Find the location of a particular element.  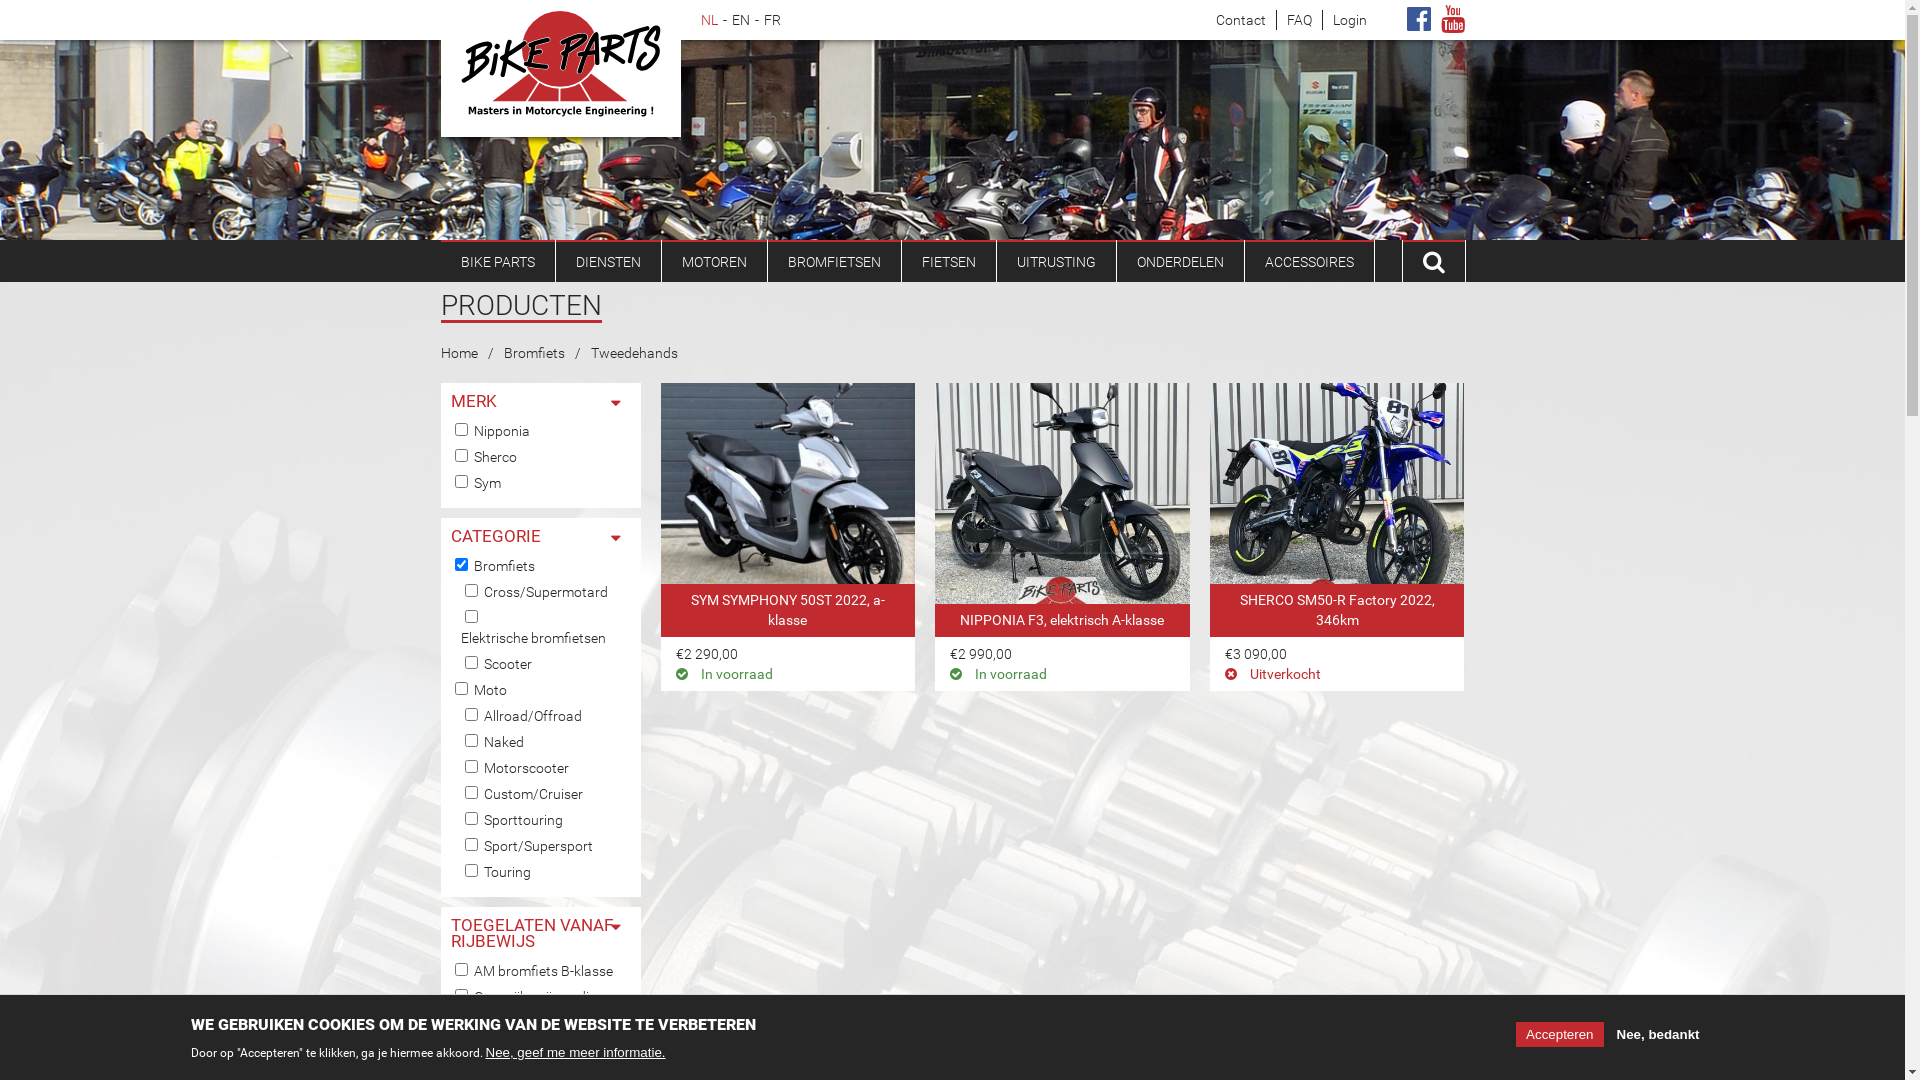

'Accepteren' is located at coordinates (1558, 1034).